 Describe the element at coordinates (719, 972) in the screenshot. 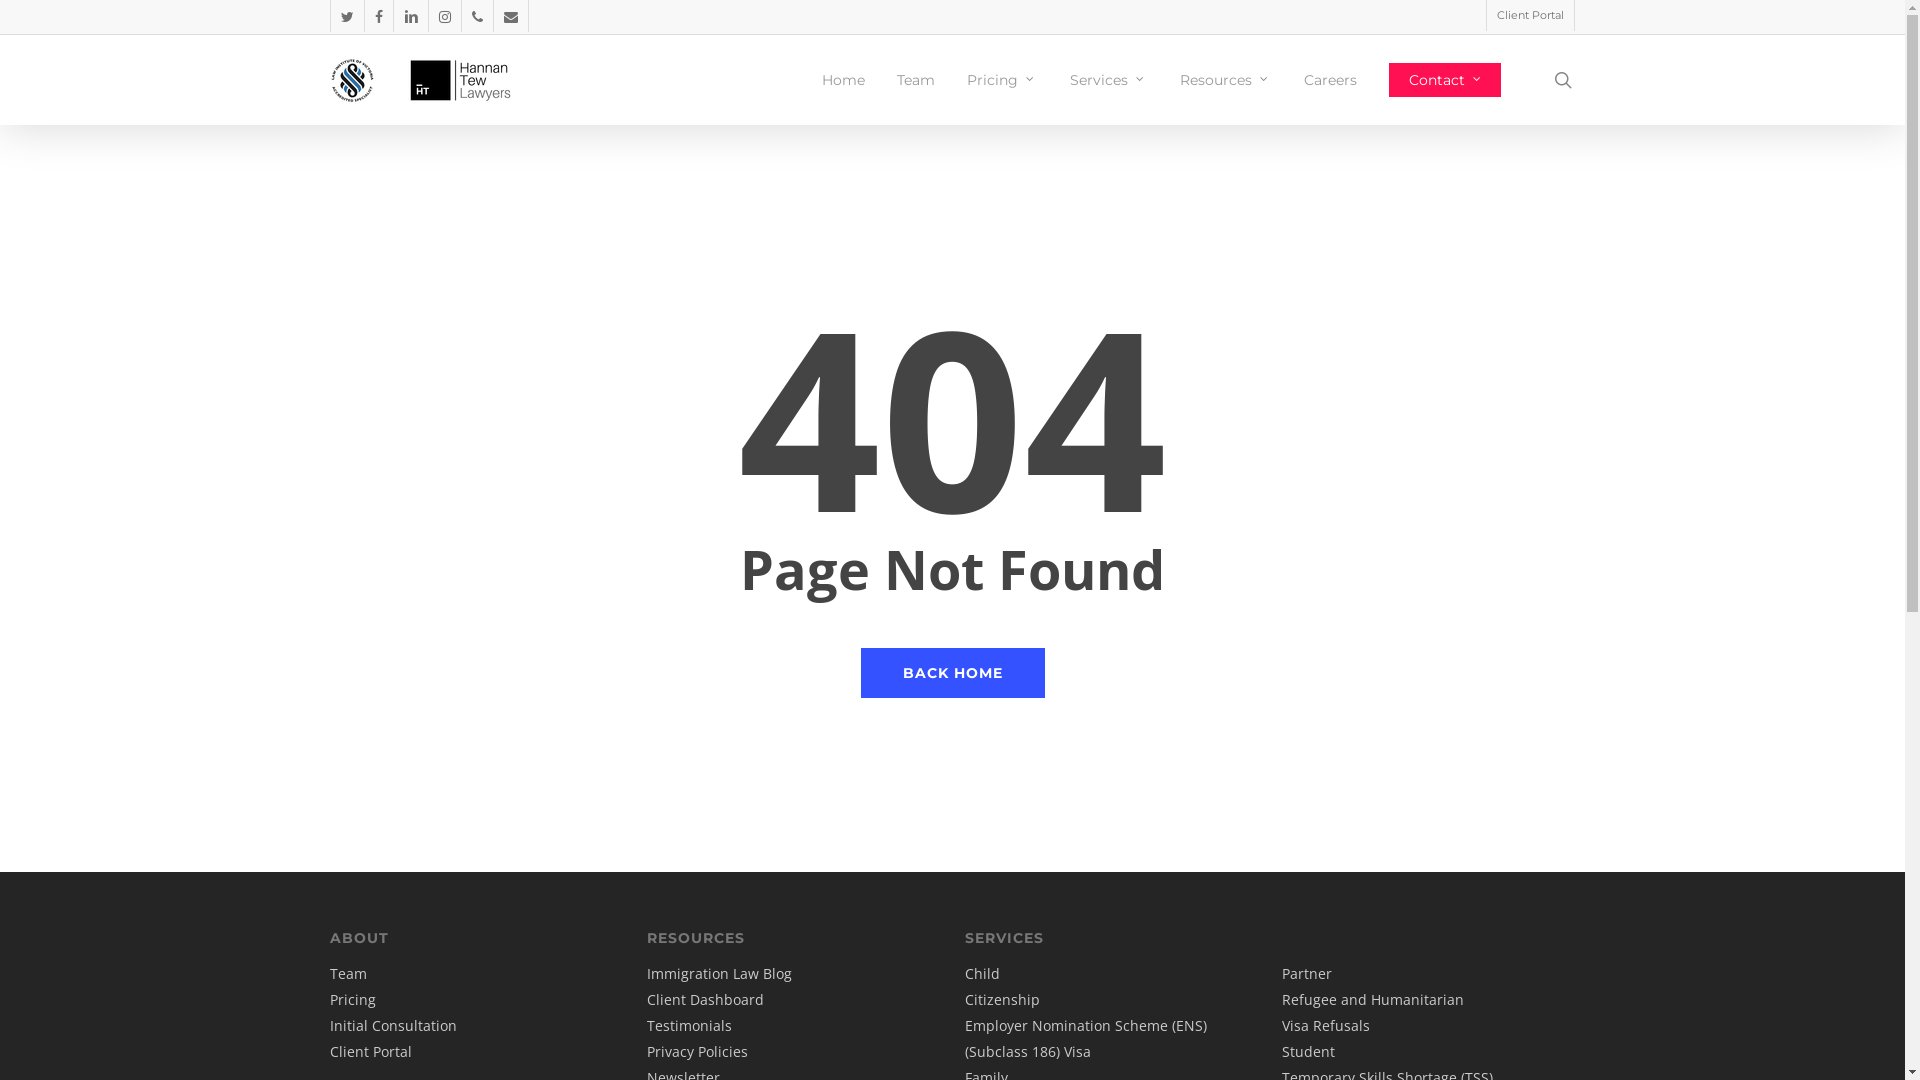

I see `'Immigration Law Blog'` at that location.